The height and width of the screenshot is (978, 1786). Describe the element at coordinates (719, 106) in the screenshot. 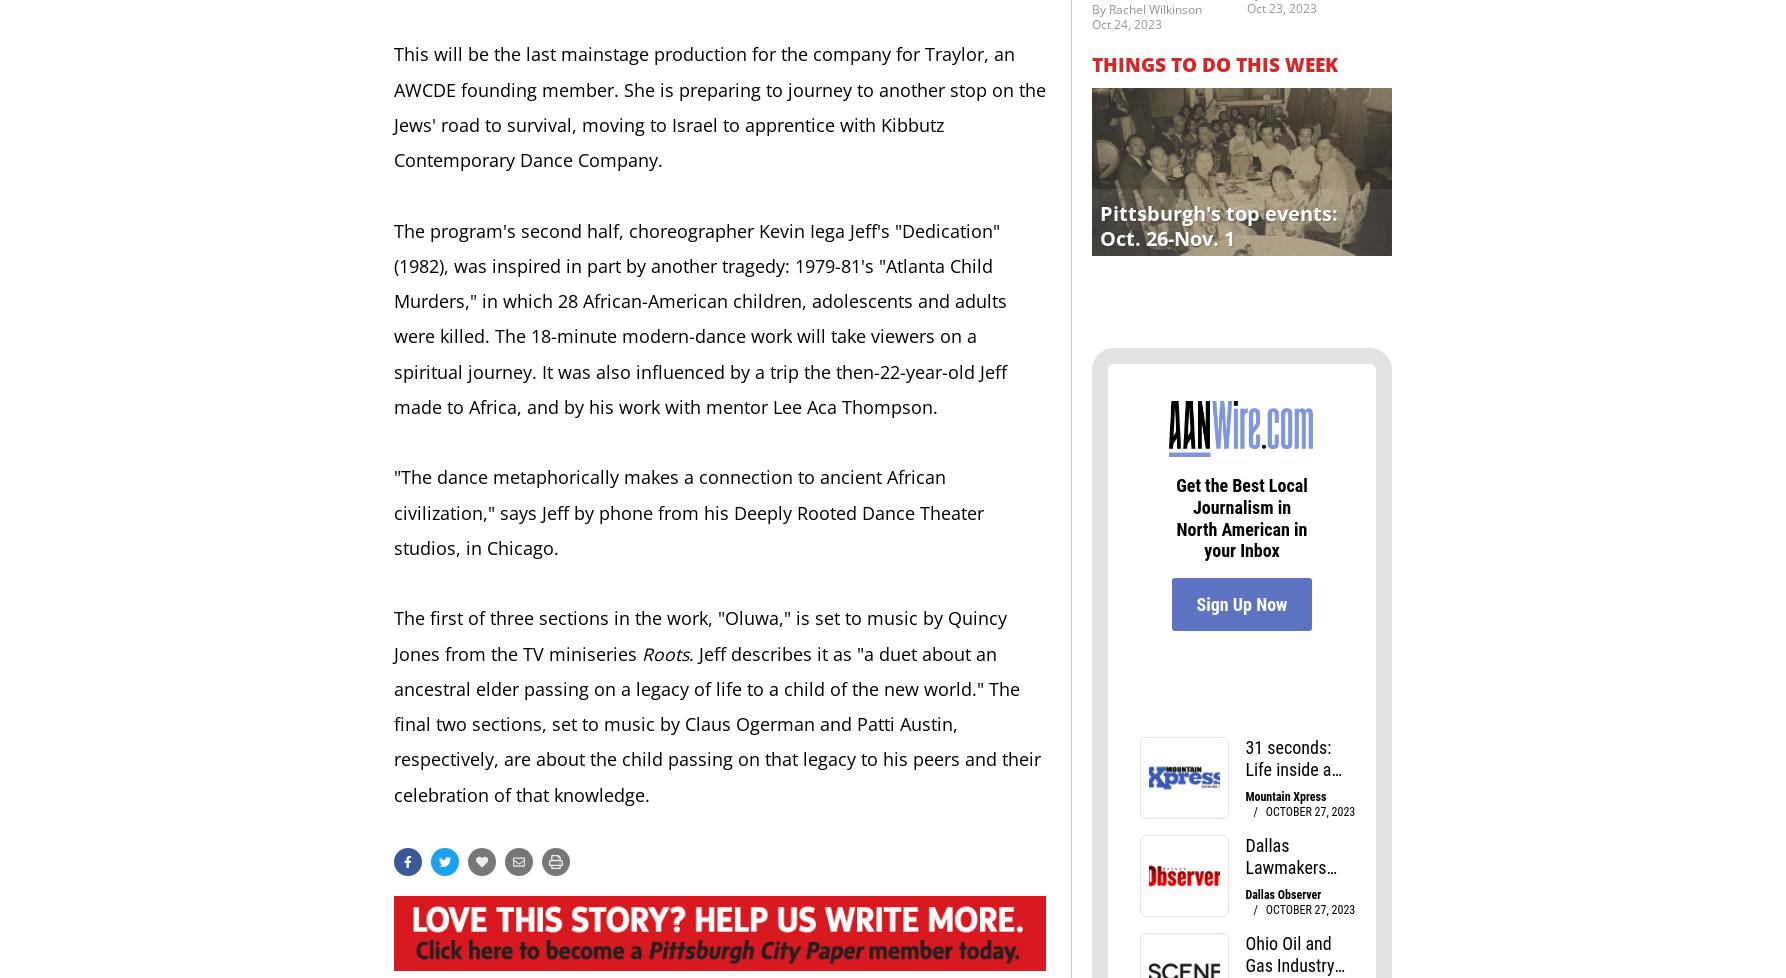

I see `'This will be the last mainstage production for the company for Traylor, an AWCDE founding member. She is preparing to journey to another stop on the Jews' road to survival, moving to Israel to apprentice with Kibbutz Contemporary Dance Company.'` at that location.